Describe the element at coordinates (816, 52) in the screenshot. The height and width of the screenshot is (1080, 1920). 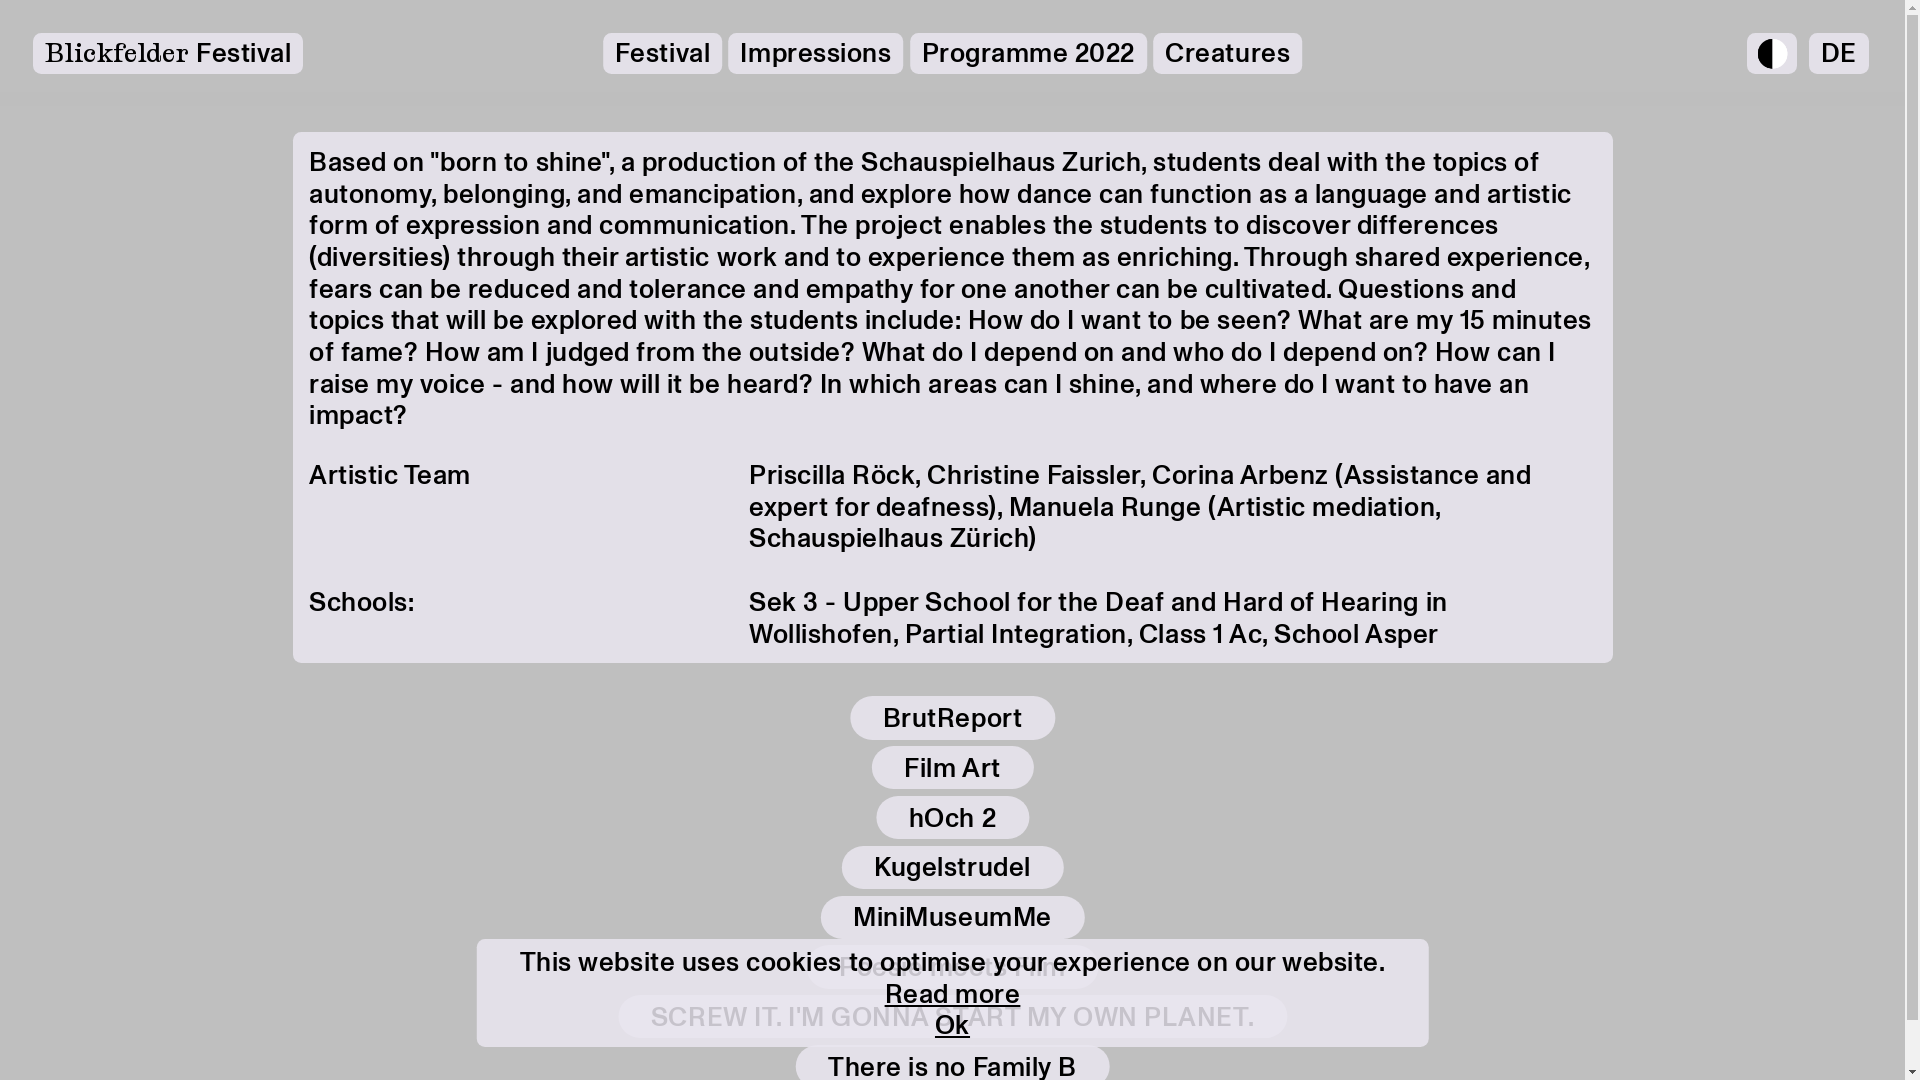
I see `'Impressions'` at that location.